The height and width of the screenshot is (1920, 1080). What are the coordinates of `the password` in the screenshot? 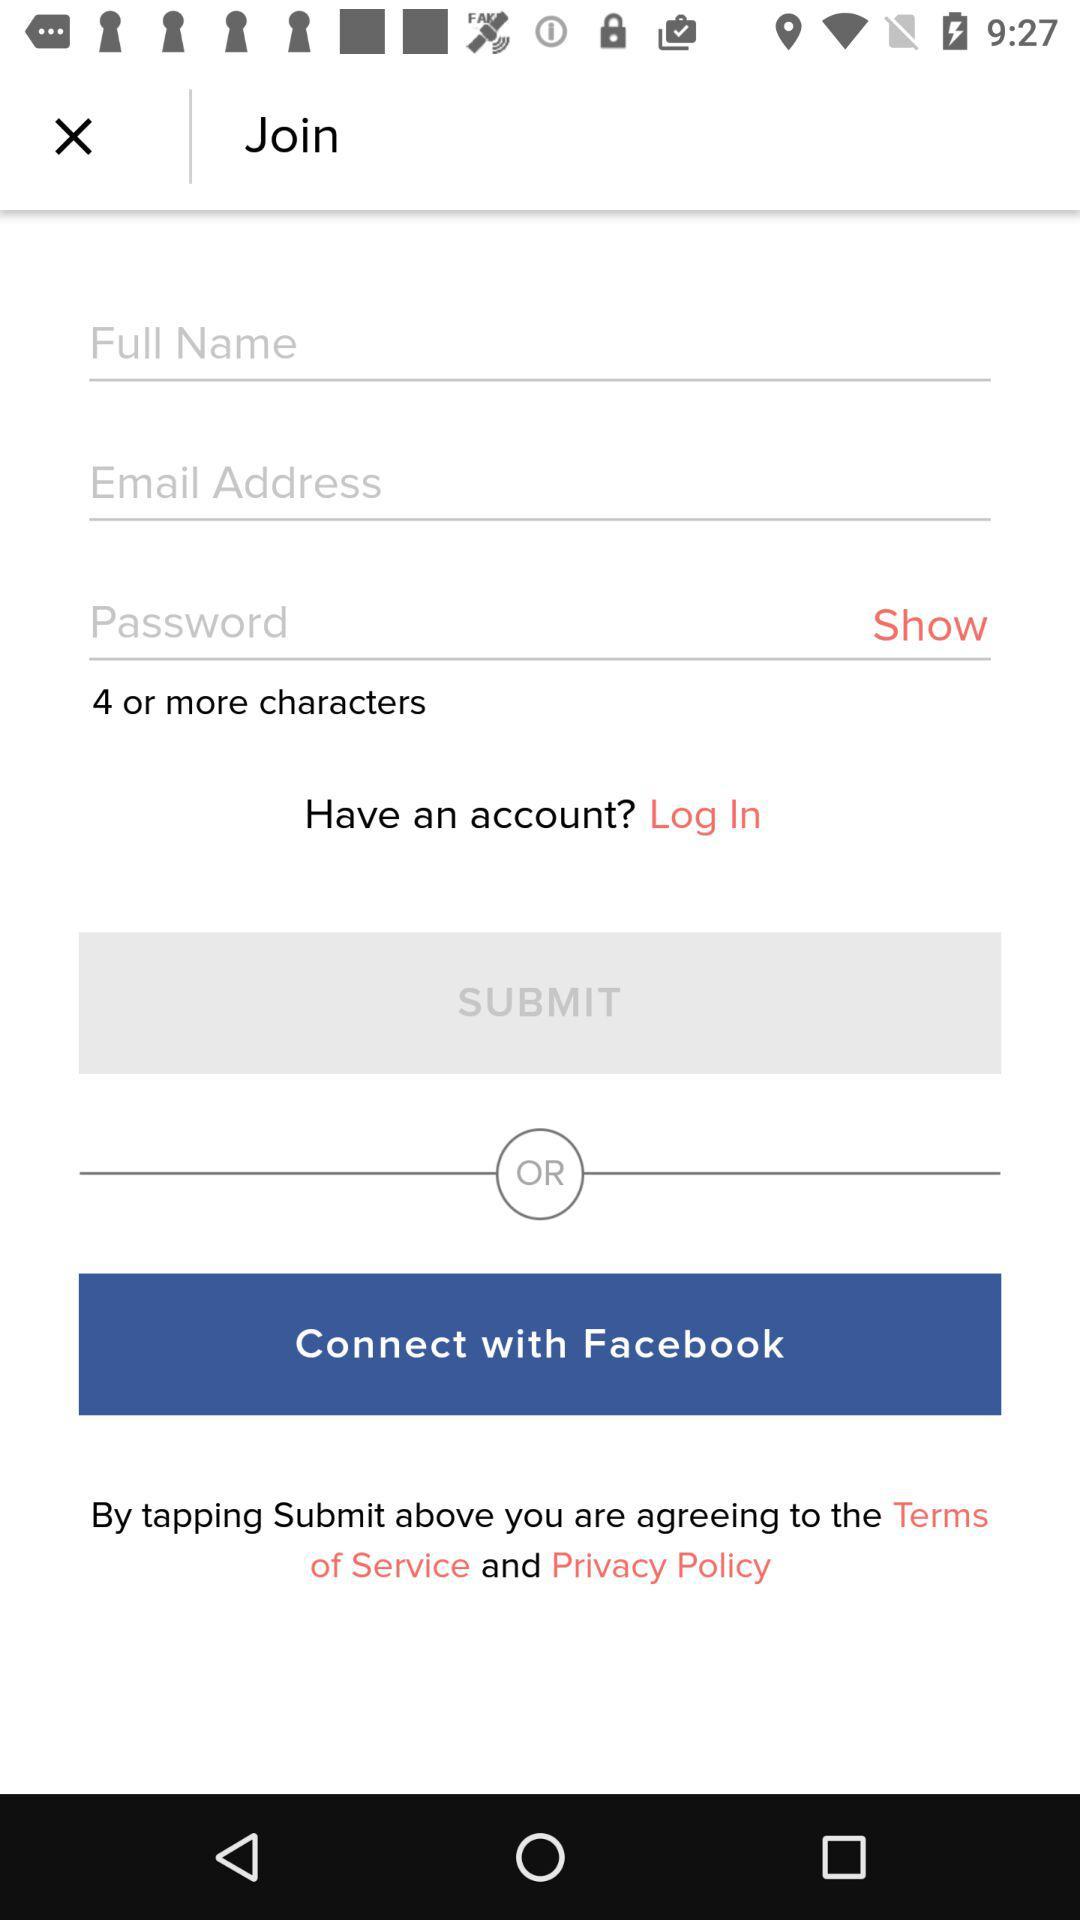 It's located at (540, 624).